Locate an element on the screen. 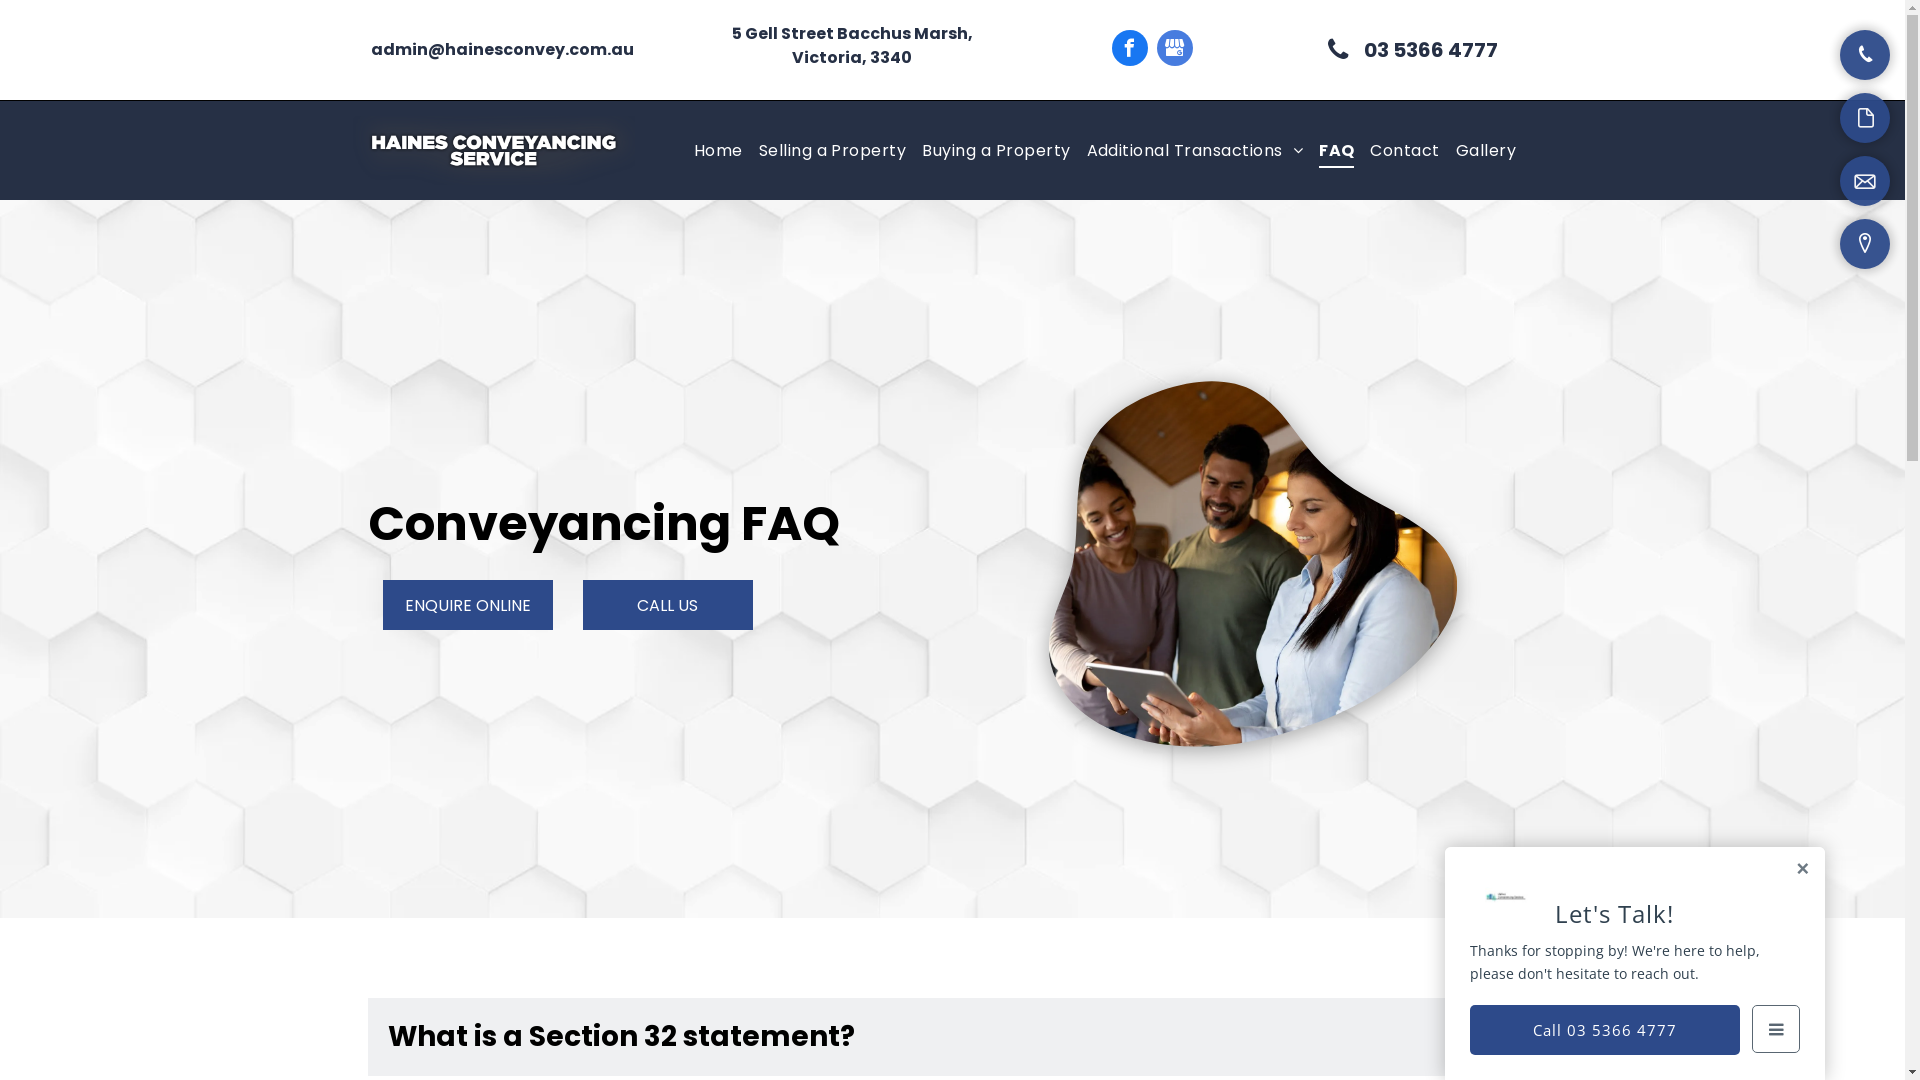  'Call 03 5366 4777' is located at coordinates (1469, 1029).